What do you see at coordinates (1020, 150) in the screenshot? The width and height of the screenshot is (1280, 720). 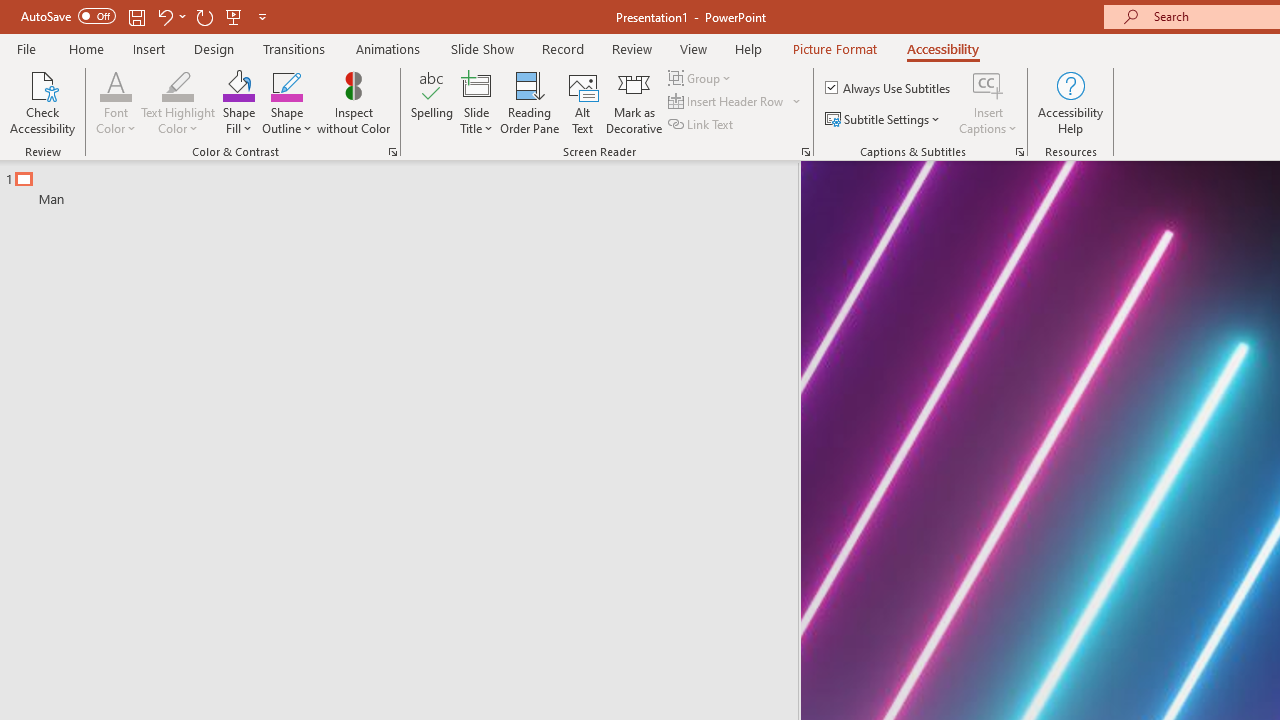 I see `'Captions & Subtitles'` at bounding box center [1020, 150].